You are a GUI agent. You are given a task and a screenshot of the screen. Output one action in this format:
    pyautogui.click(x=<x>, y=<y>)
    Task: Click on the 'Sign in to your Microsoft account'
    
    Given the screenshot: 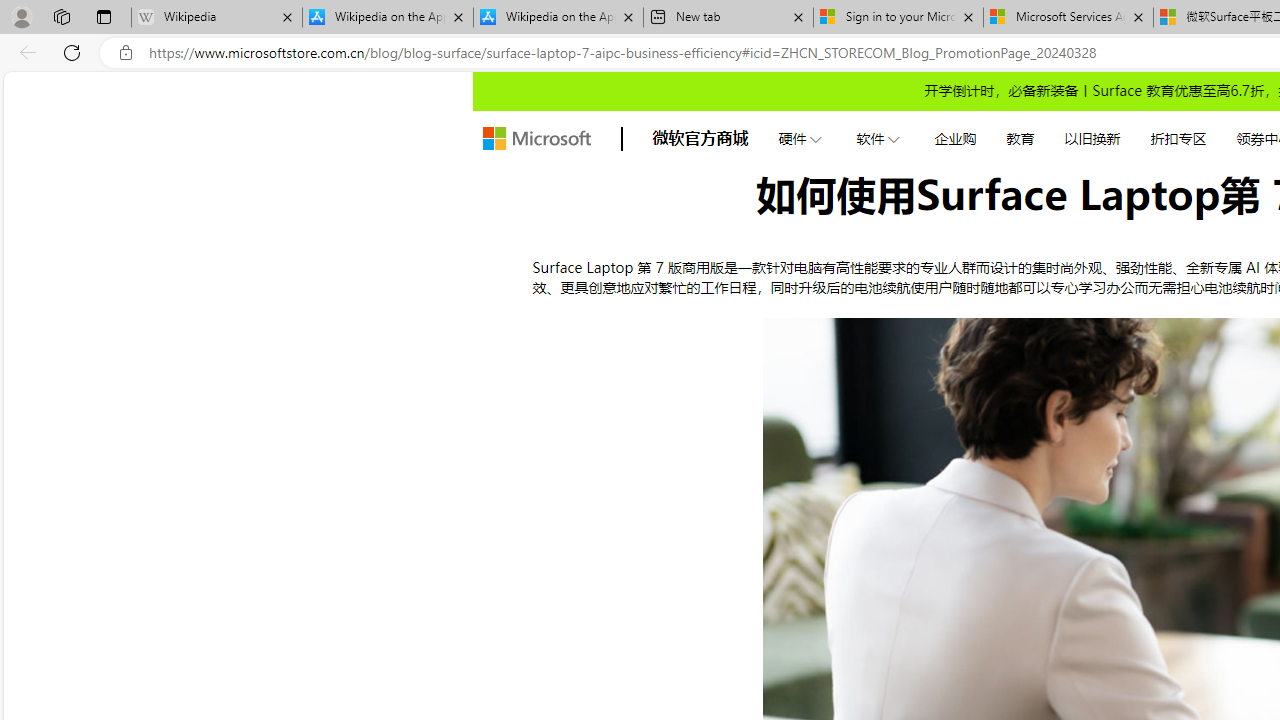 What is the action you would take?
    pyautogui.click(x=897, y=17)
    